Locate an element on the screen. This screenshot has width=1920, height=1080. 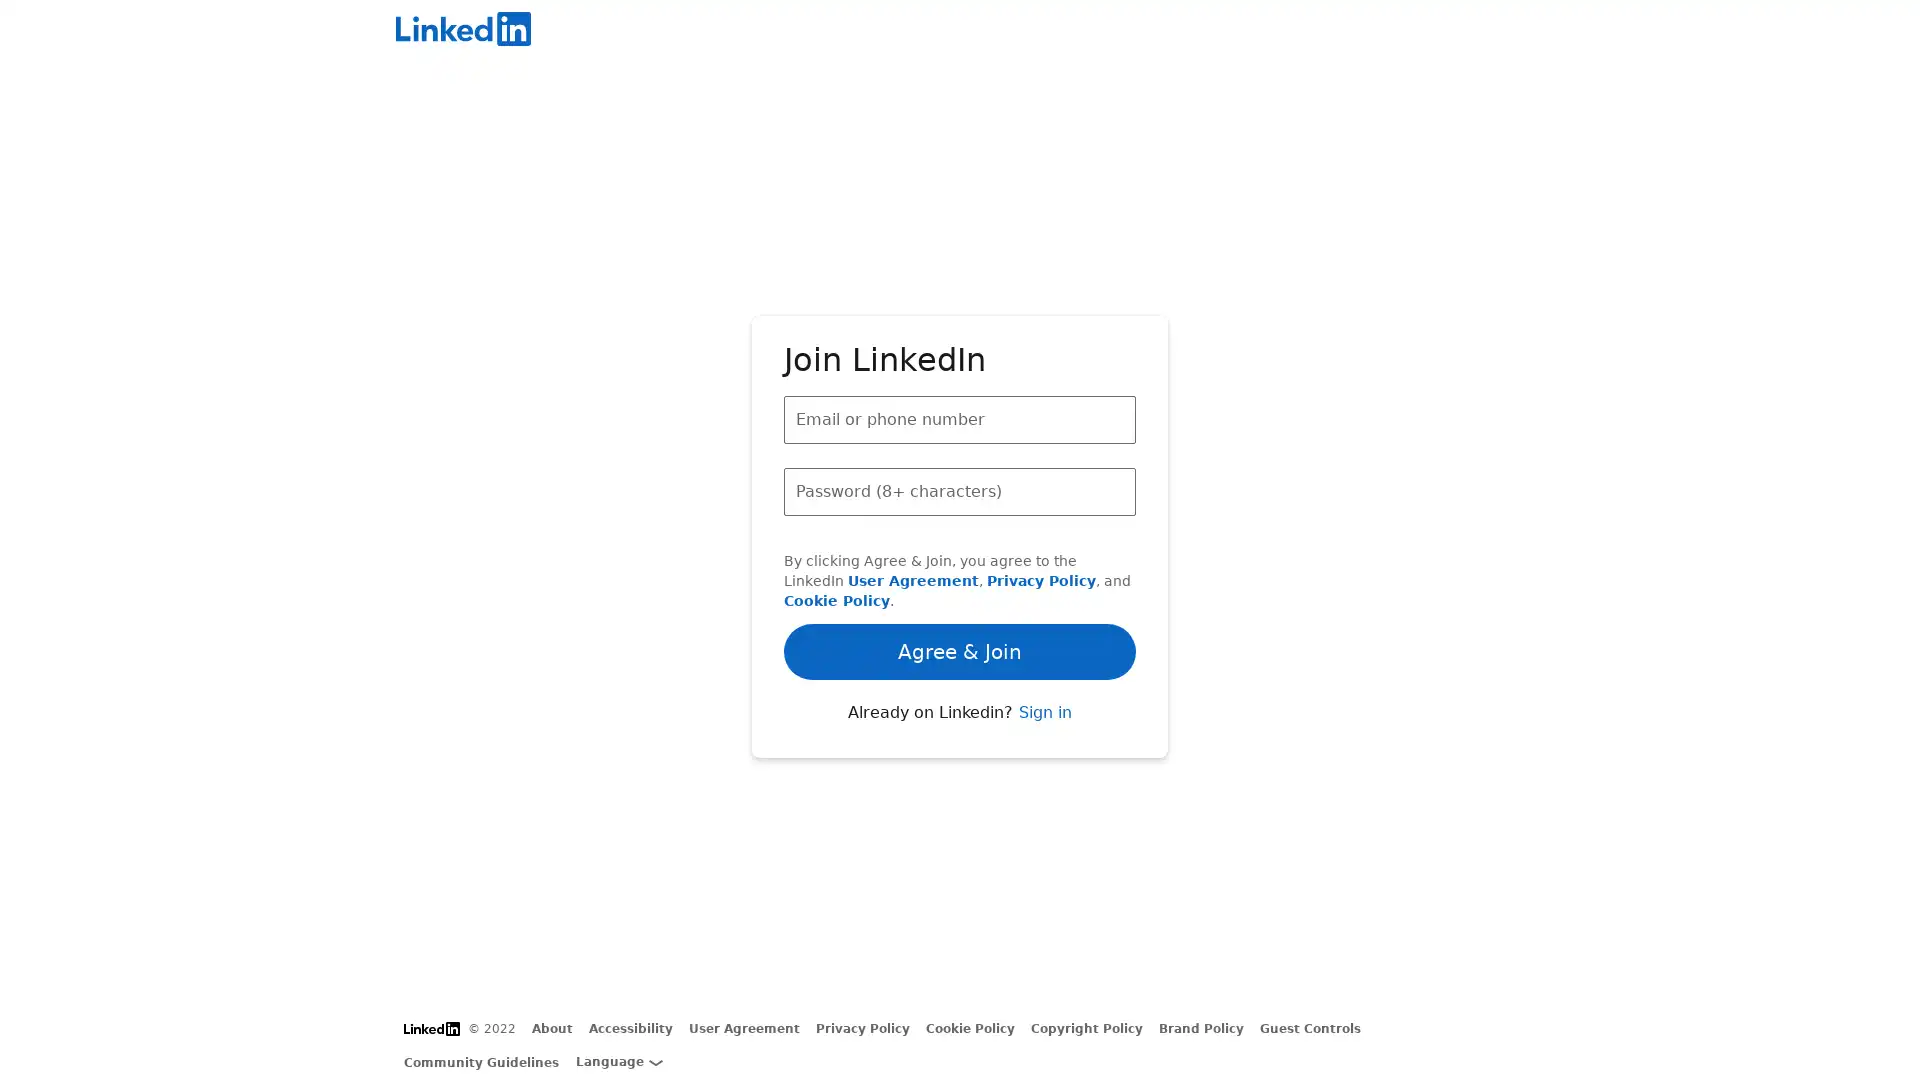
Language is located at coordinates (618, 1060).